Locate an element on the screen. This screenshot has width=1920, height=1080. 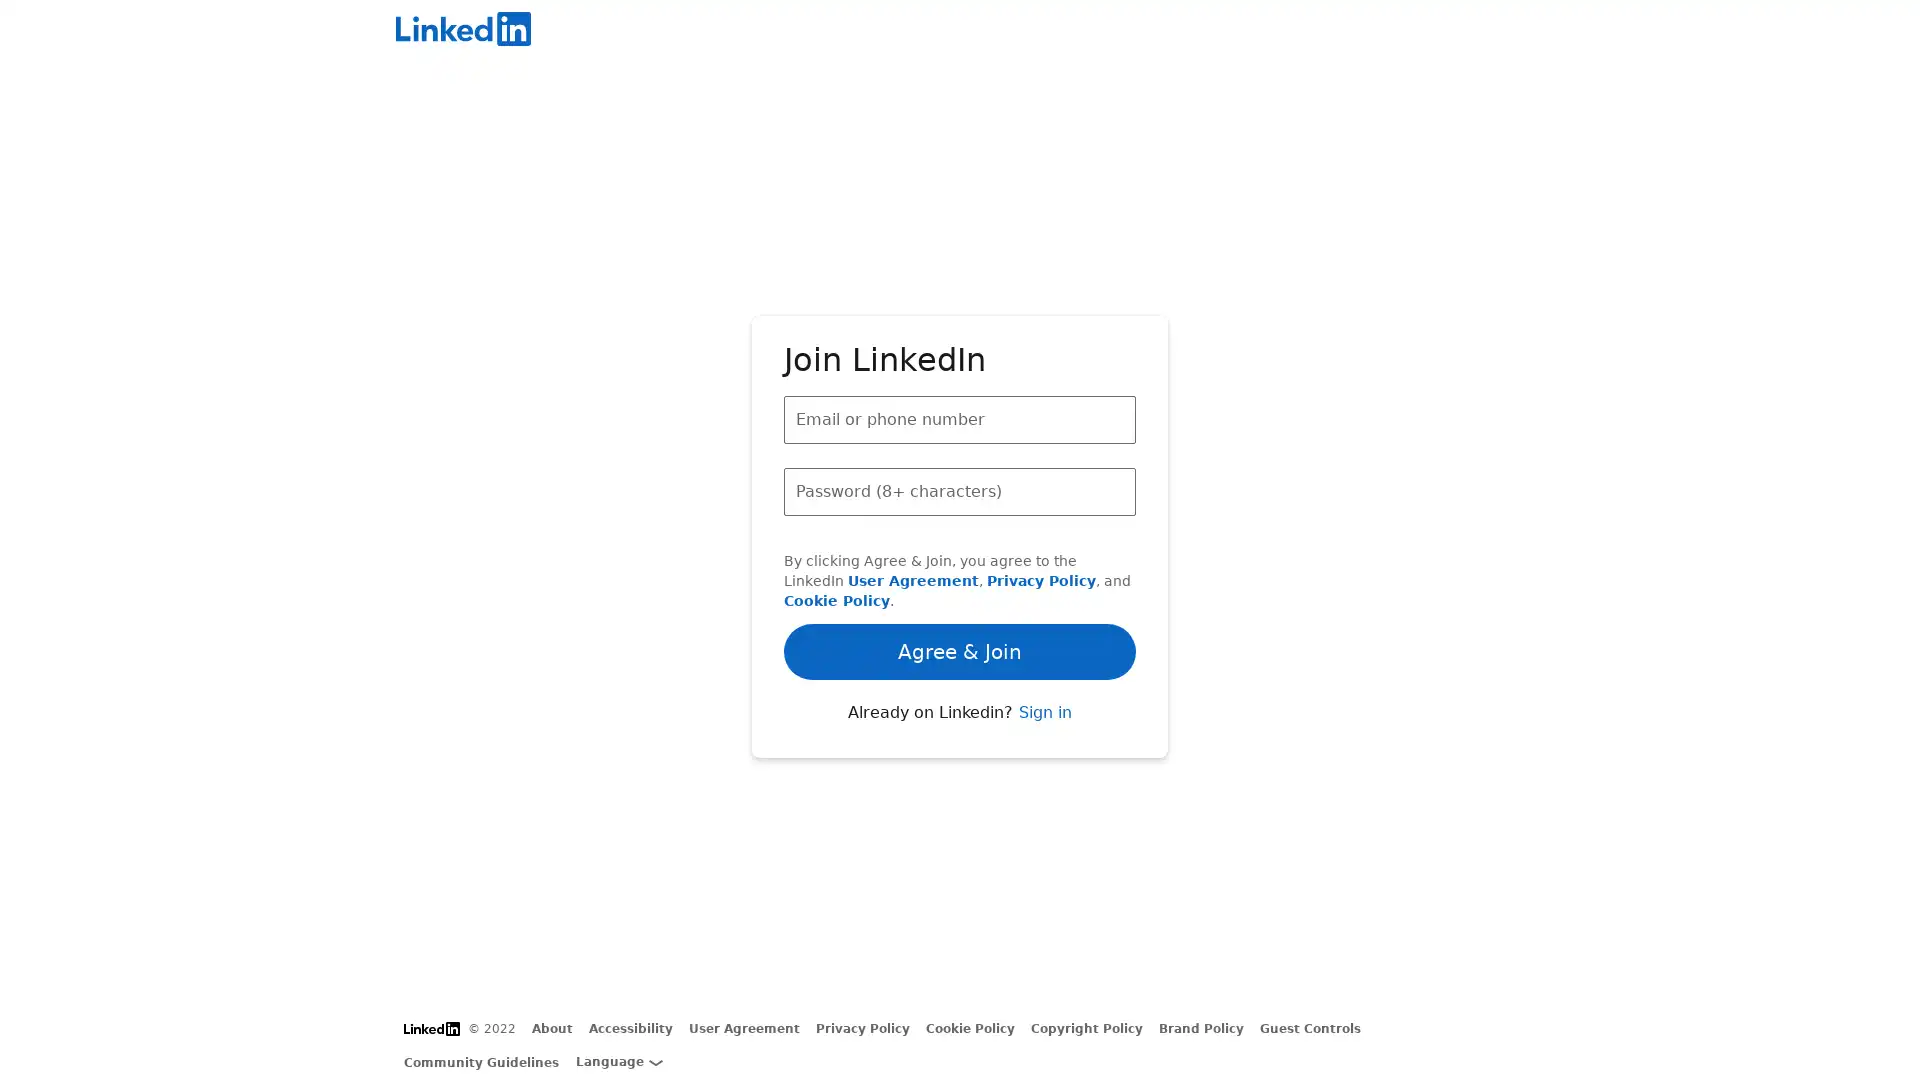
Language is located at coordinates (618, 1060).